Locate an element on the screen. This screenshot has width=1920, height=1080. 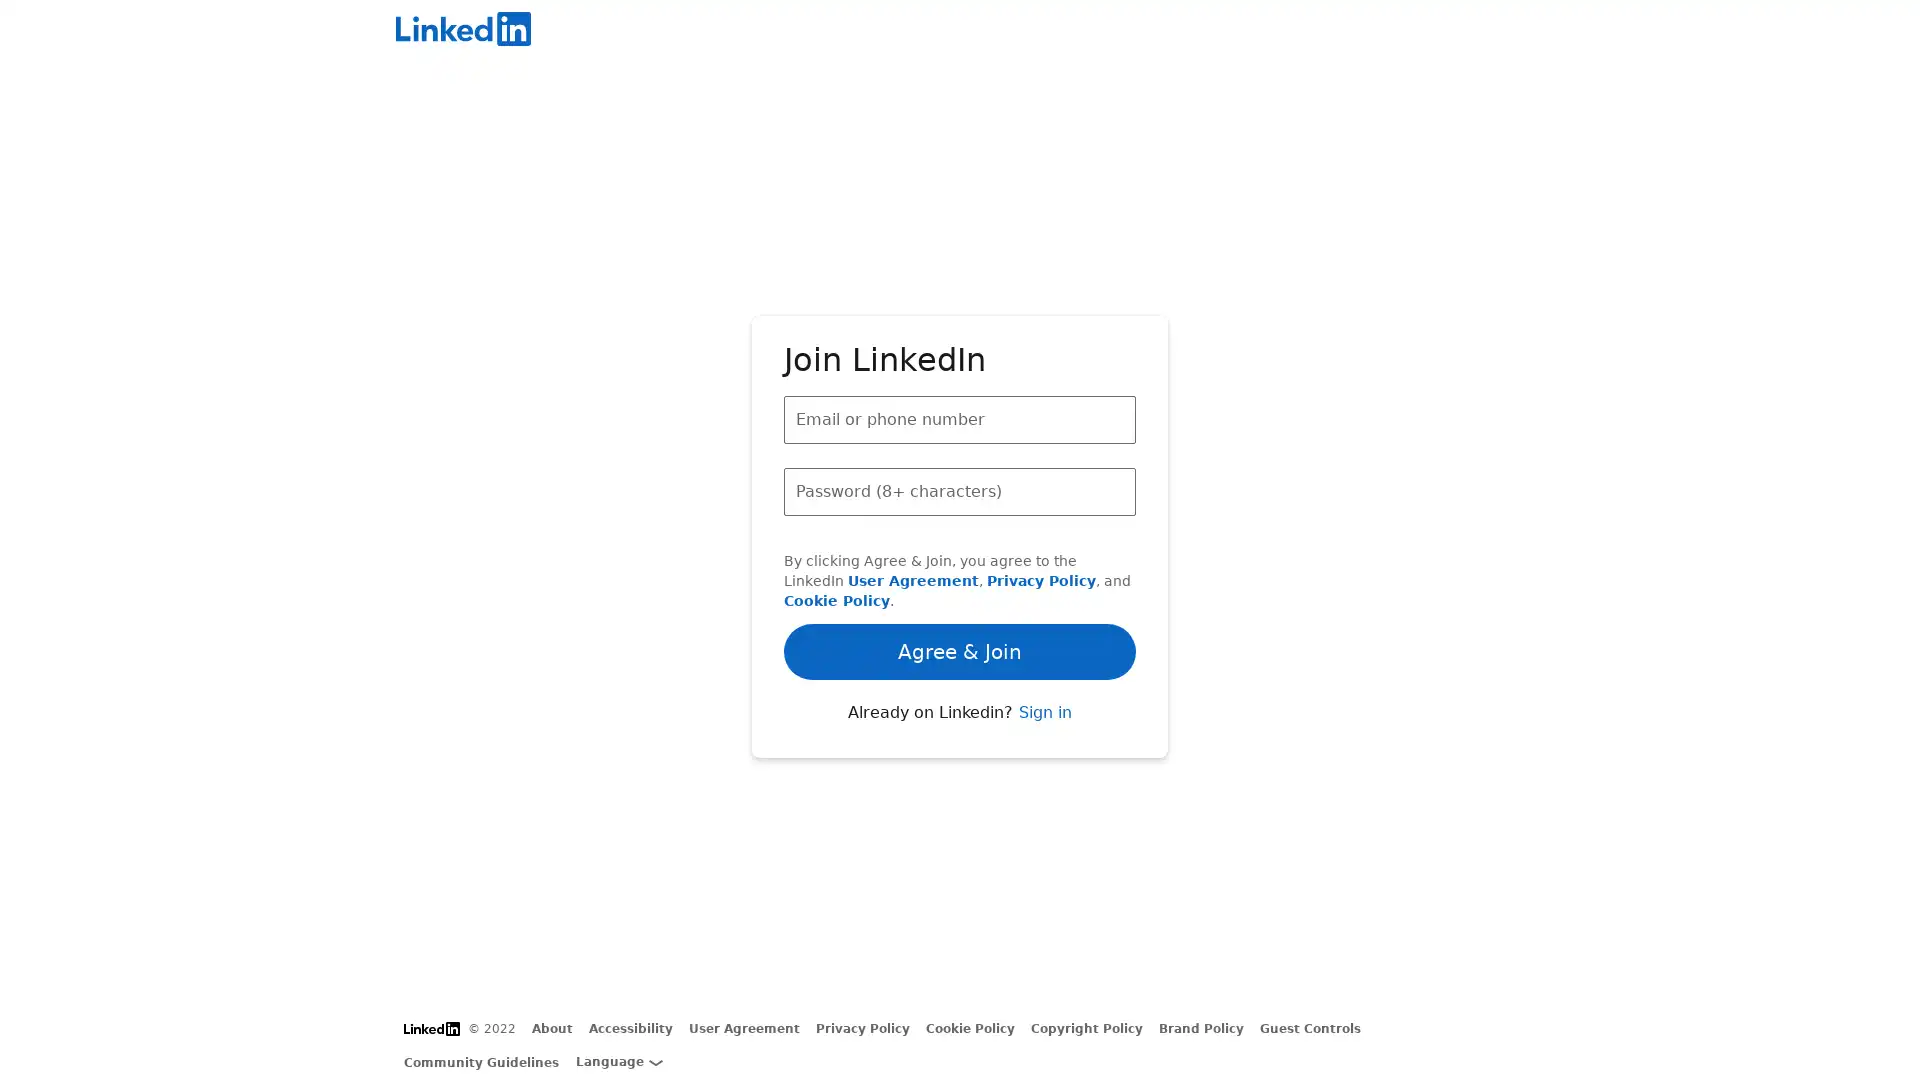
Language is located at coordinates (618, 1060).